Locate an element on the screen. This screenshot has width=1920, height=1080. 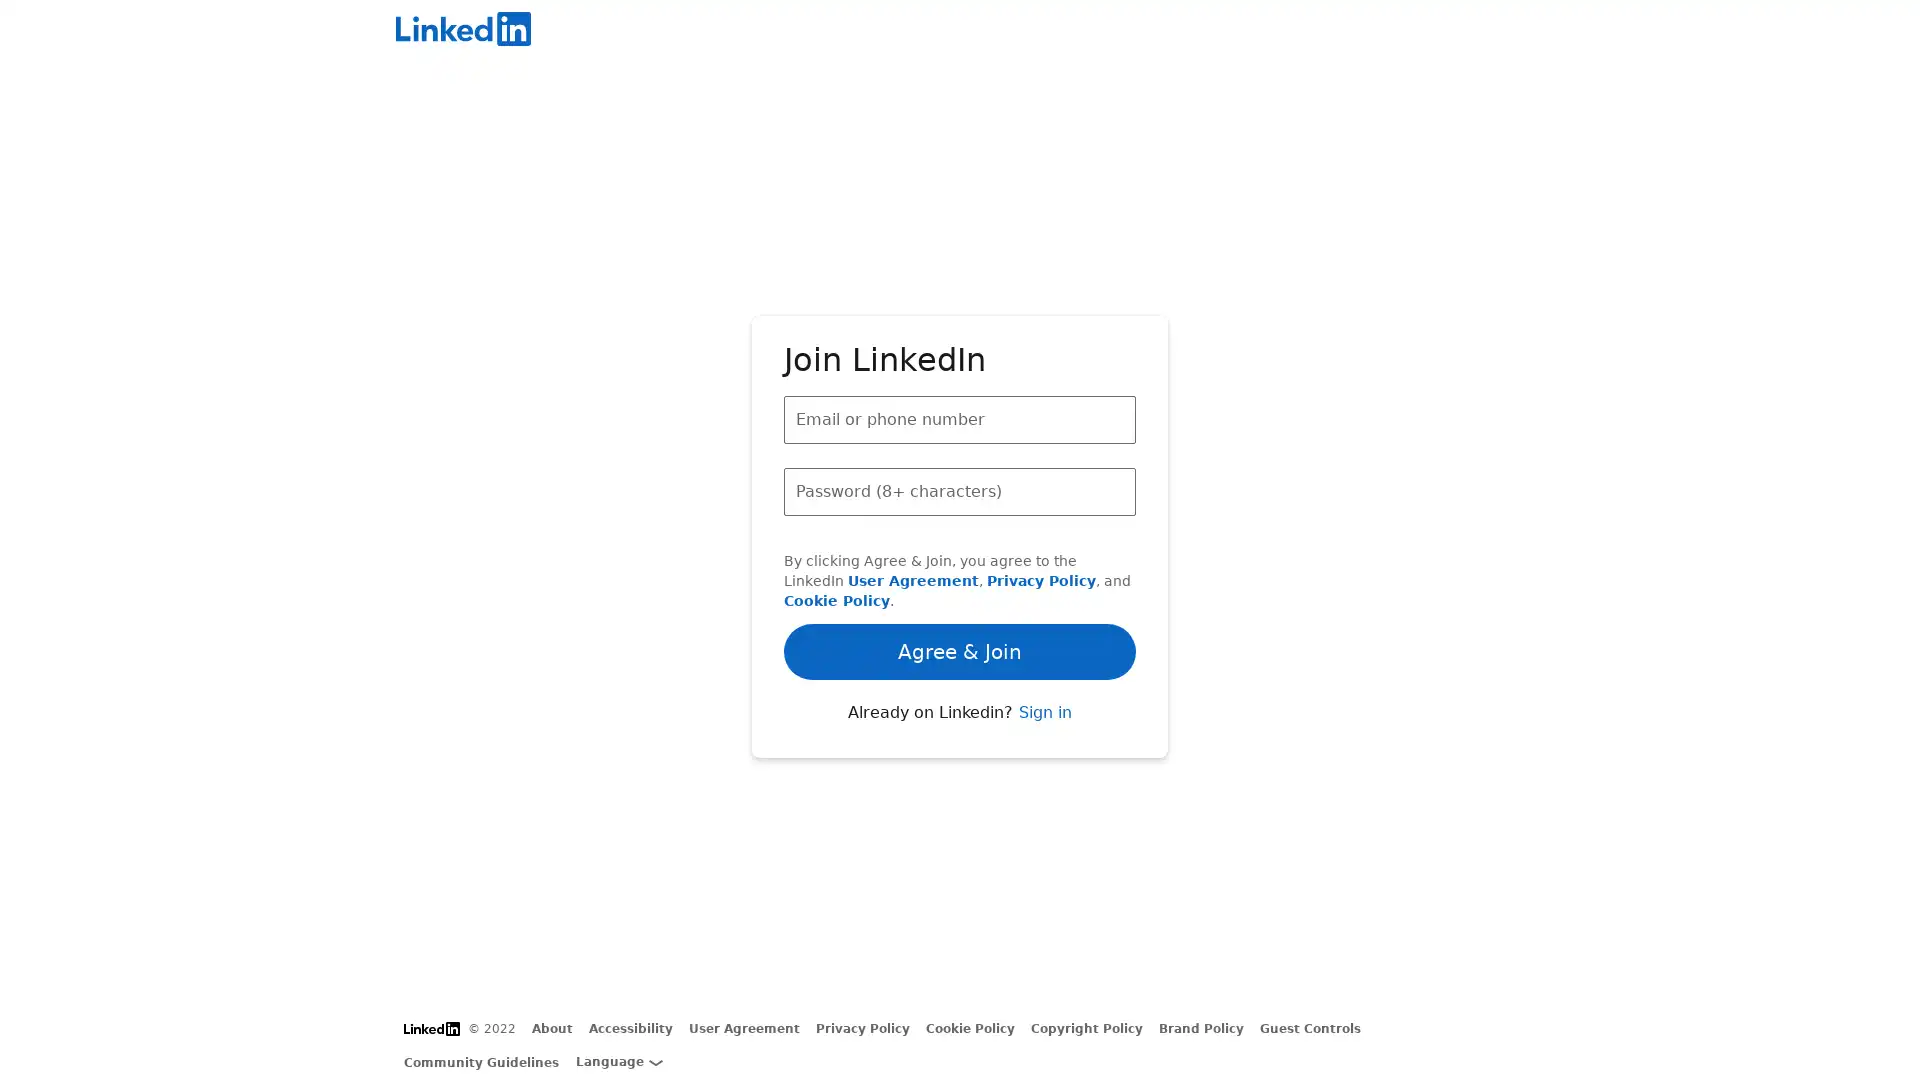
Language is located at coordinates (618, 1060).